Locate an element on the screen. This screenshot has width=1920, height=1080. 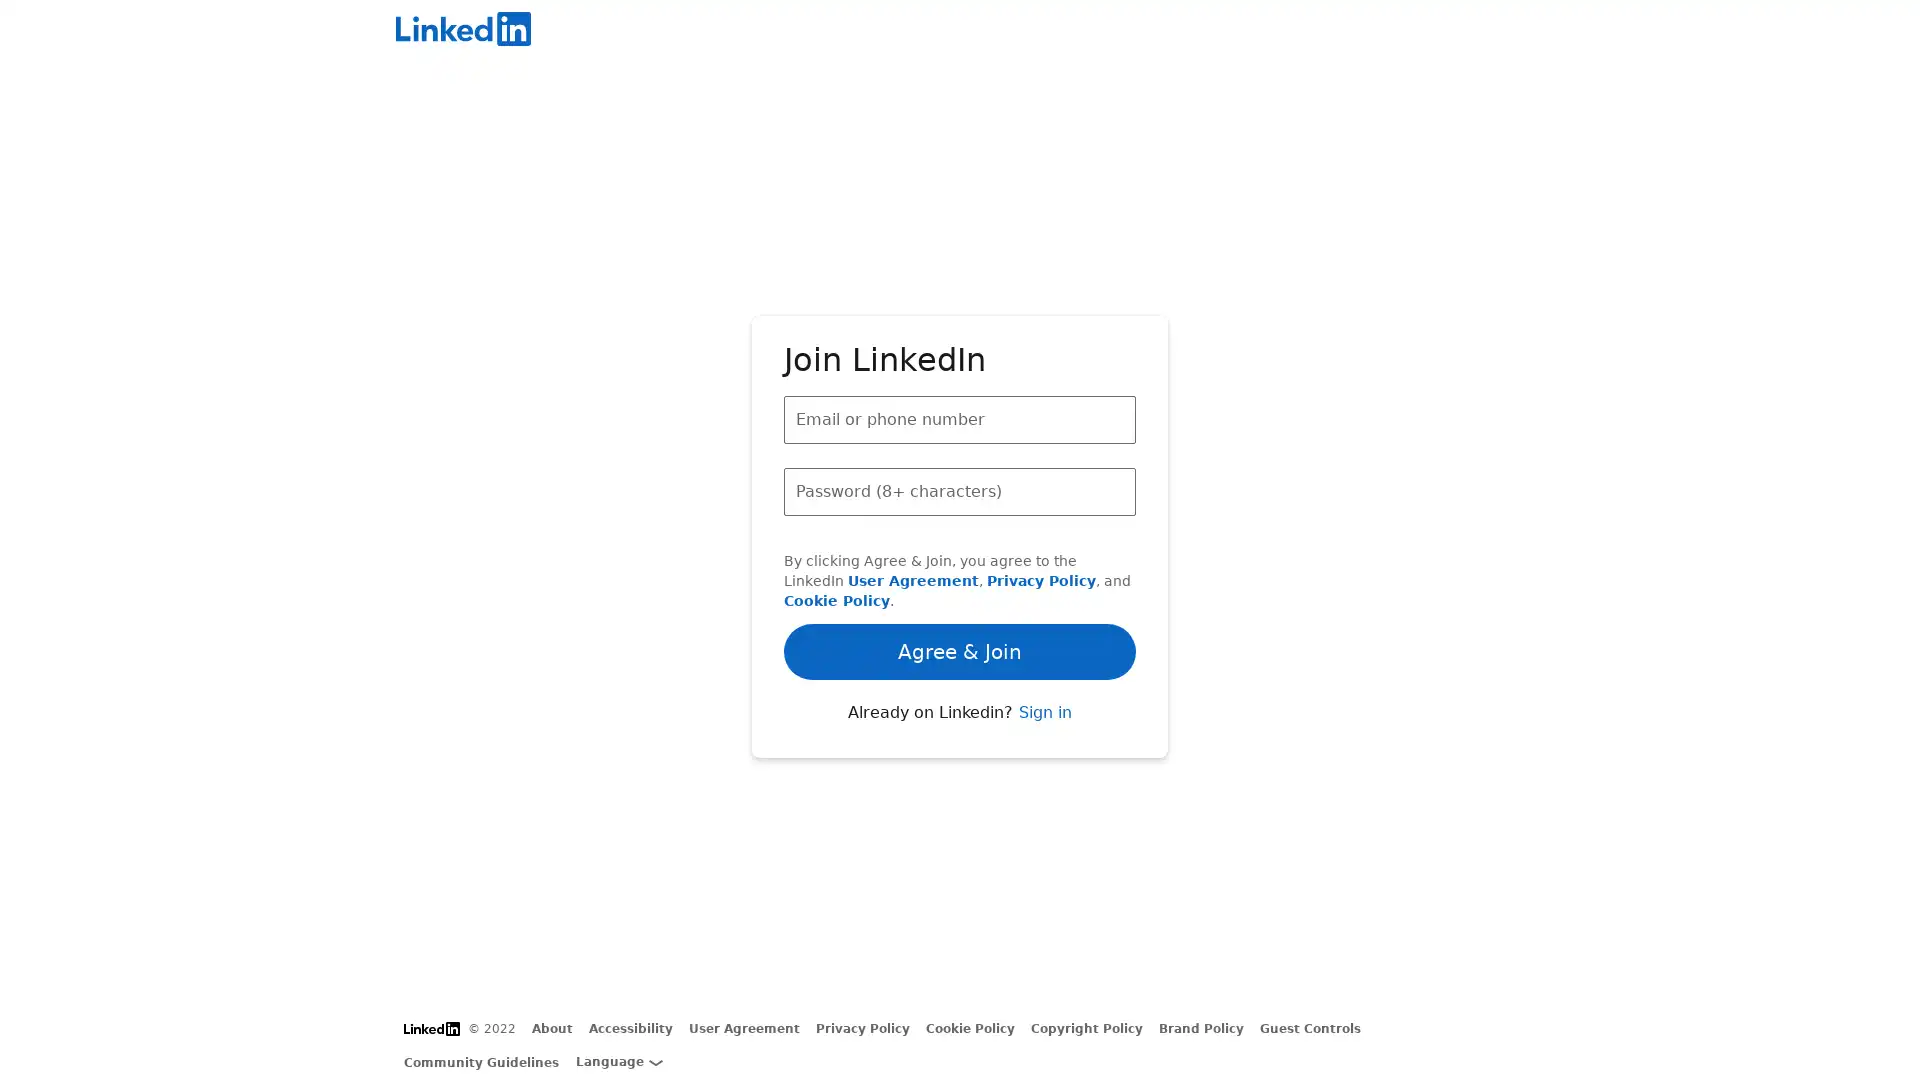
Language is located at coordinates (618, 1060).